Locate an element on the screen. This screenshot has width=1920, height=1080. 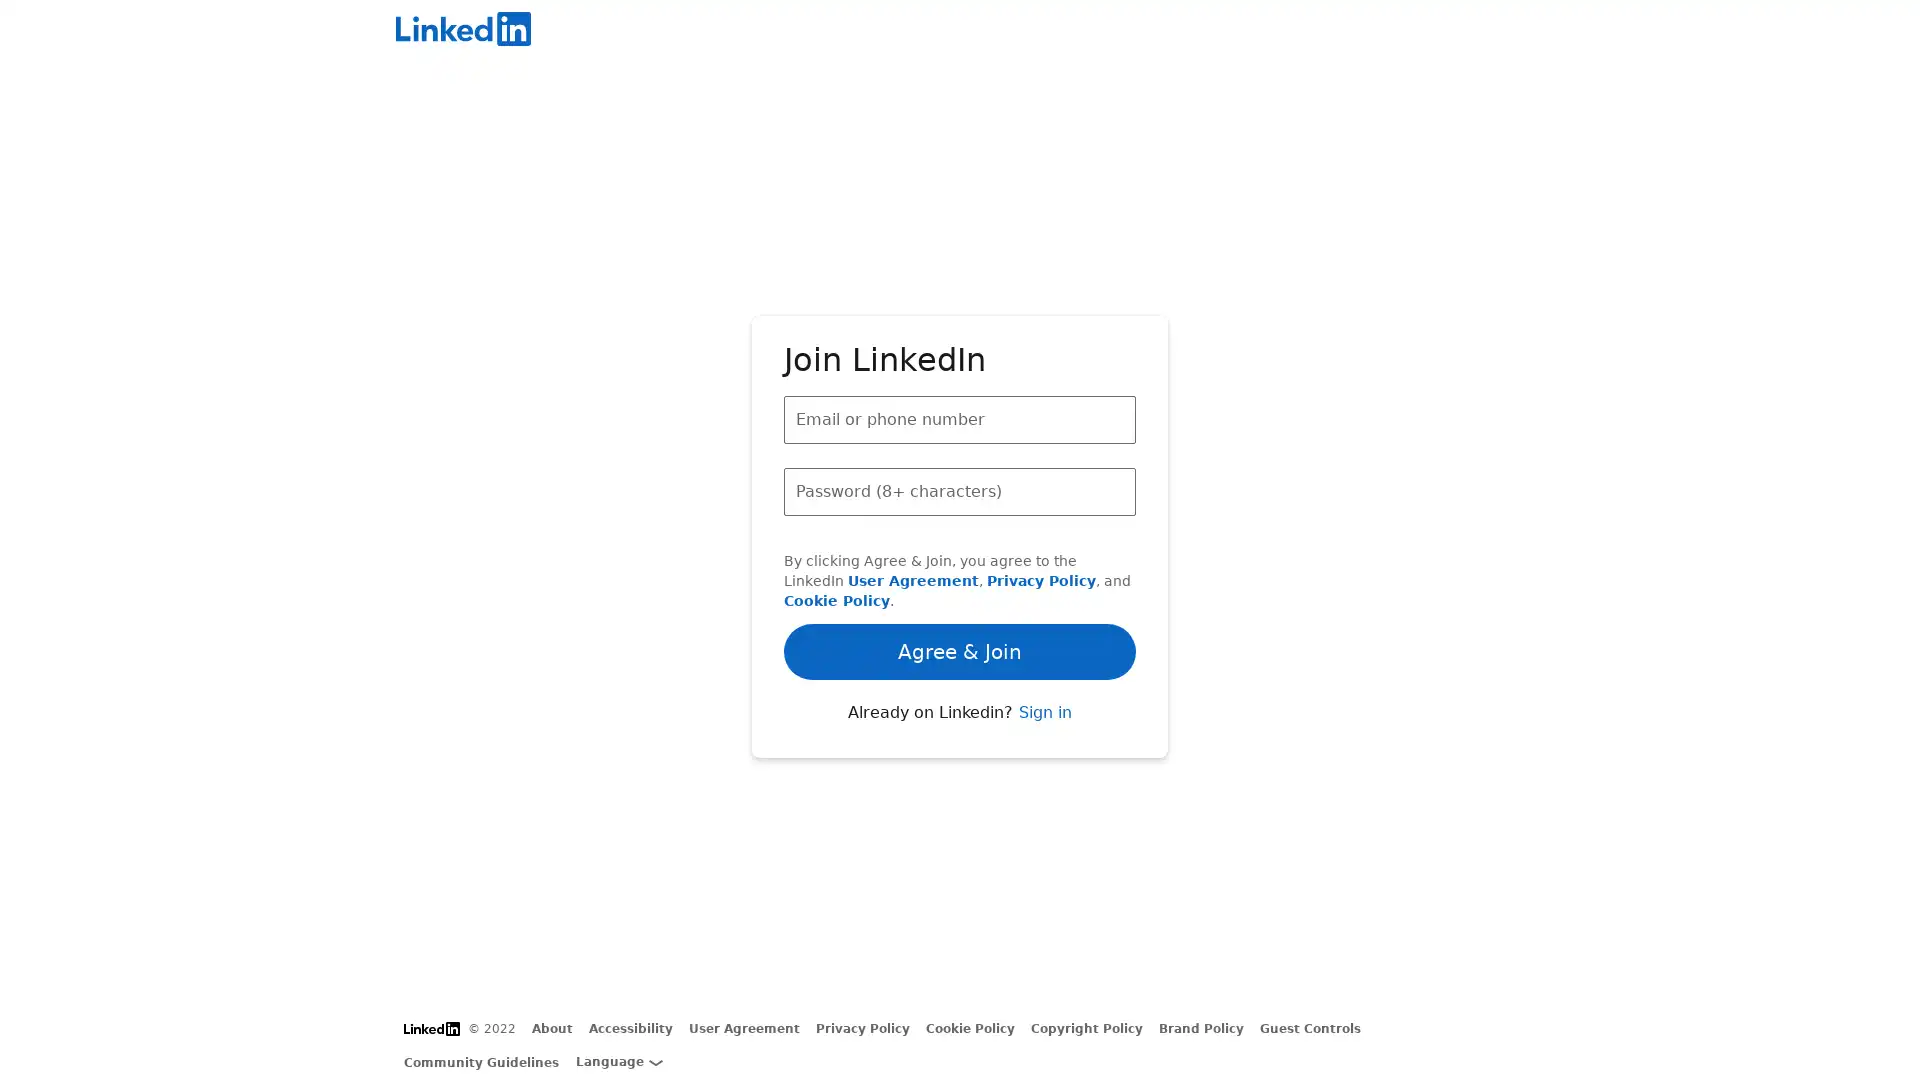
Language is located at coordinates (618, 1060).